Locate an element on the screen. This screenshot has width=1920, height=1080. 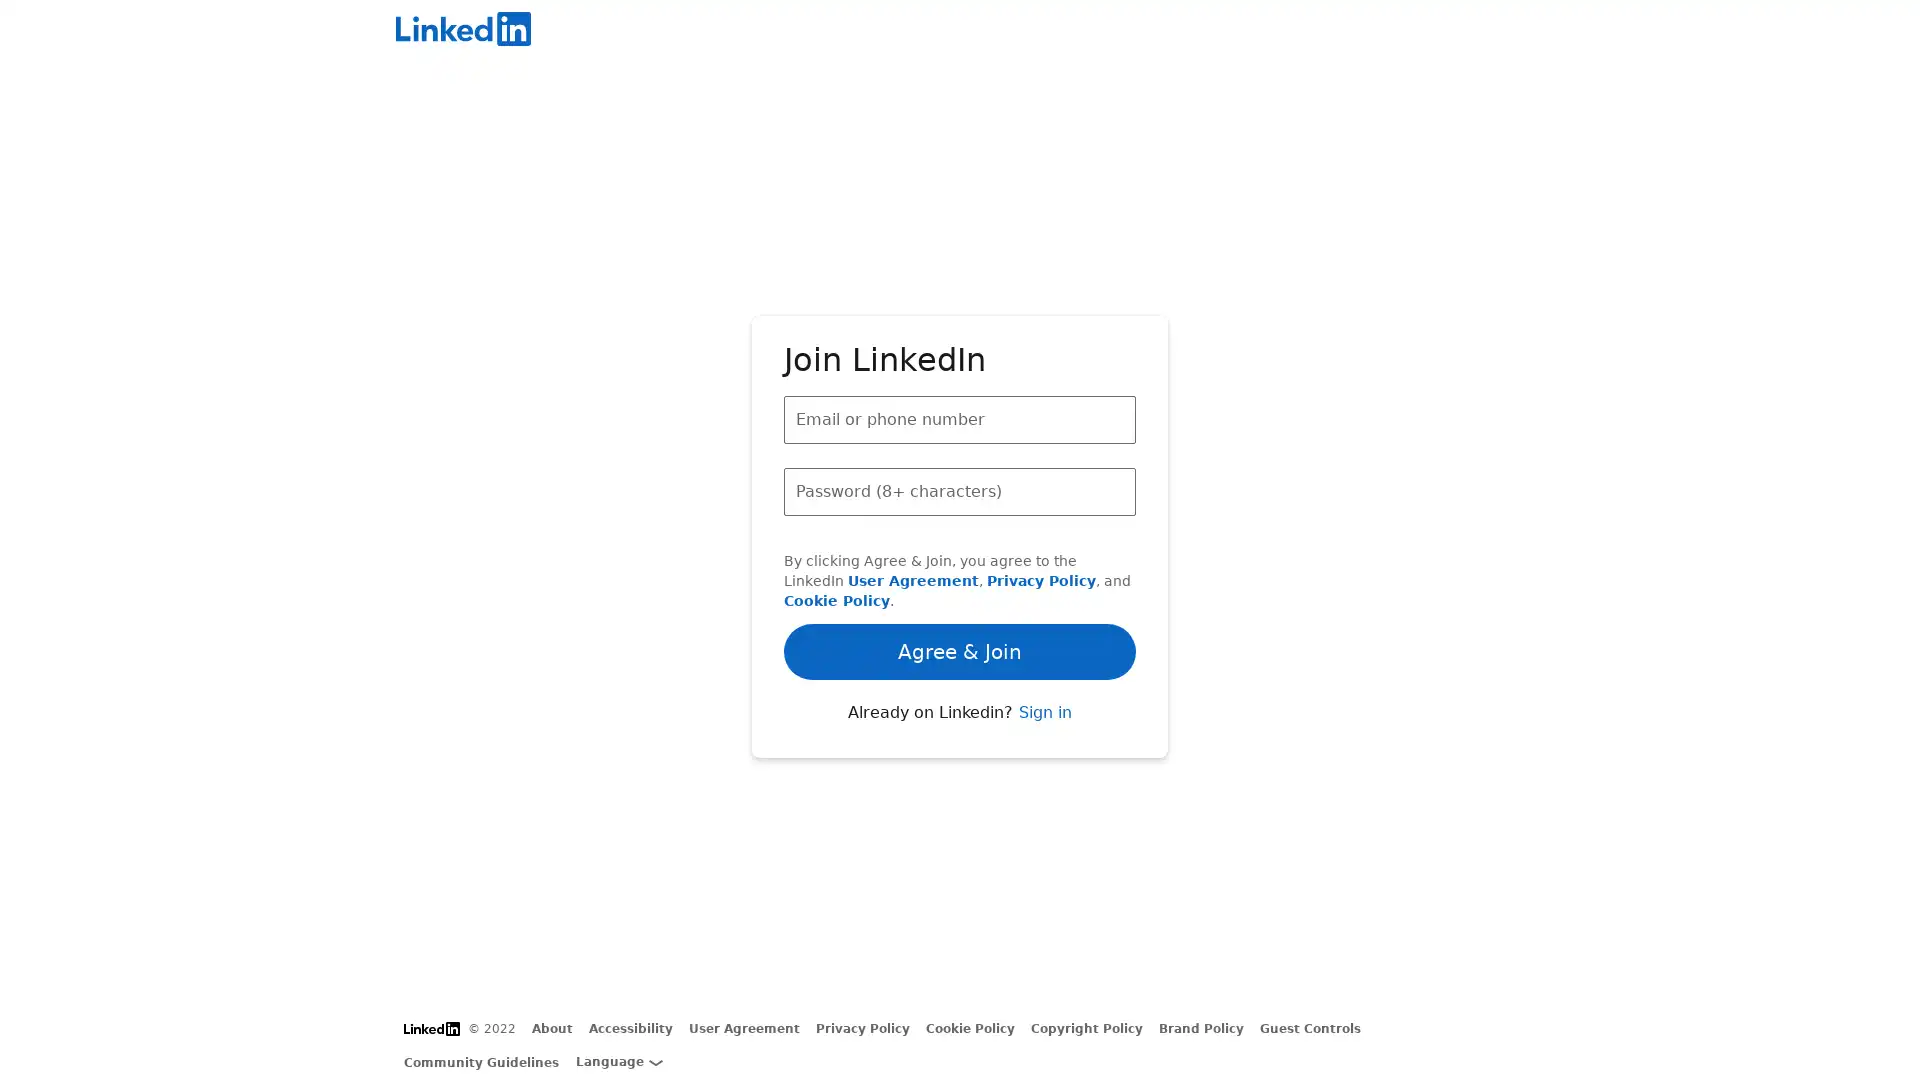
Language is located at coordinates (618, 1060).